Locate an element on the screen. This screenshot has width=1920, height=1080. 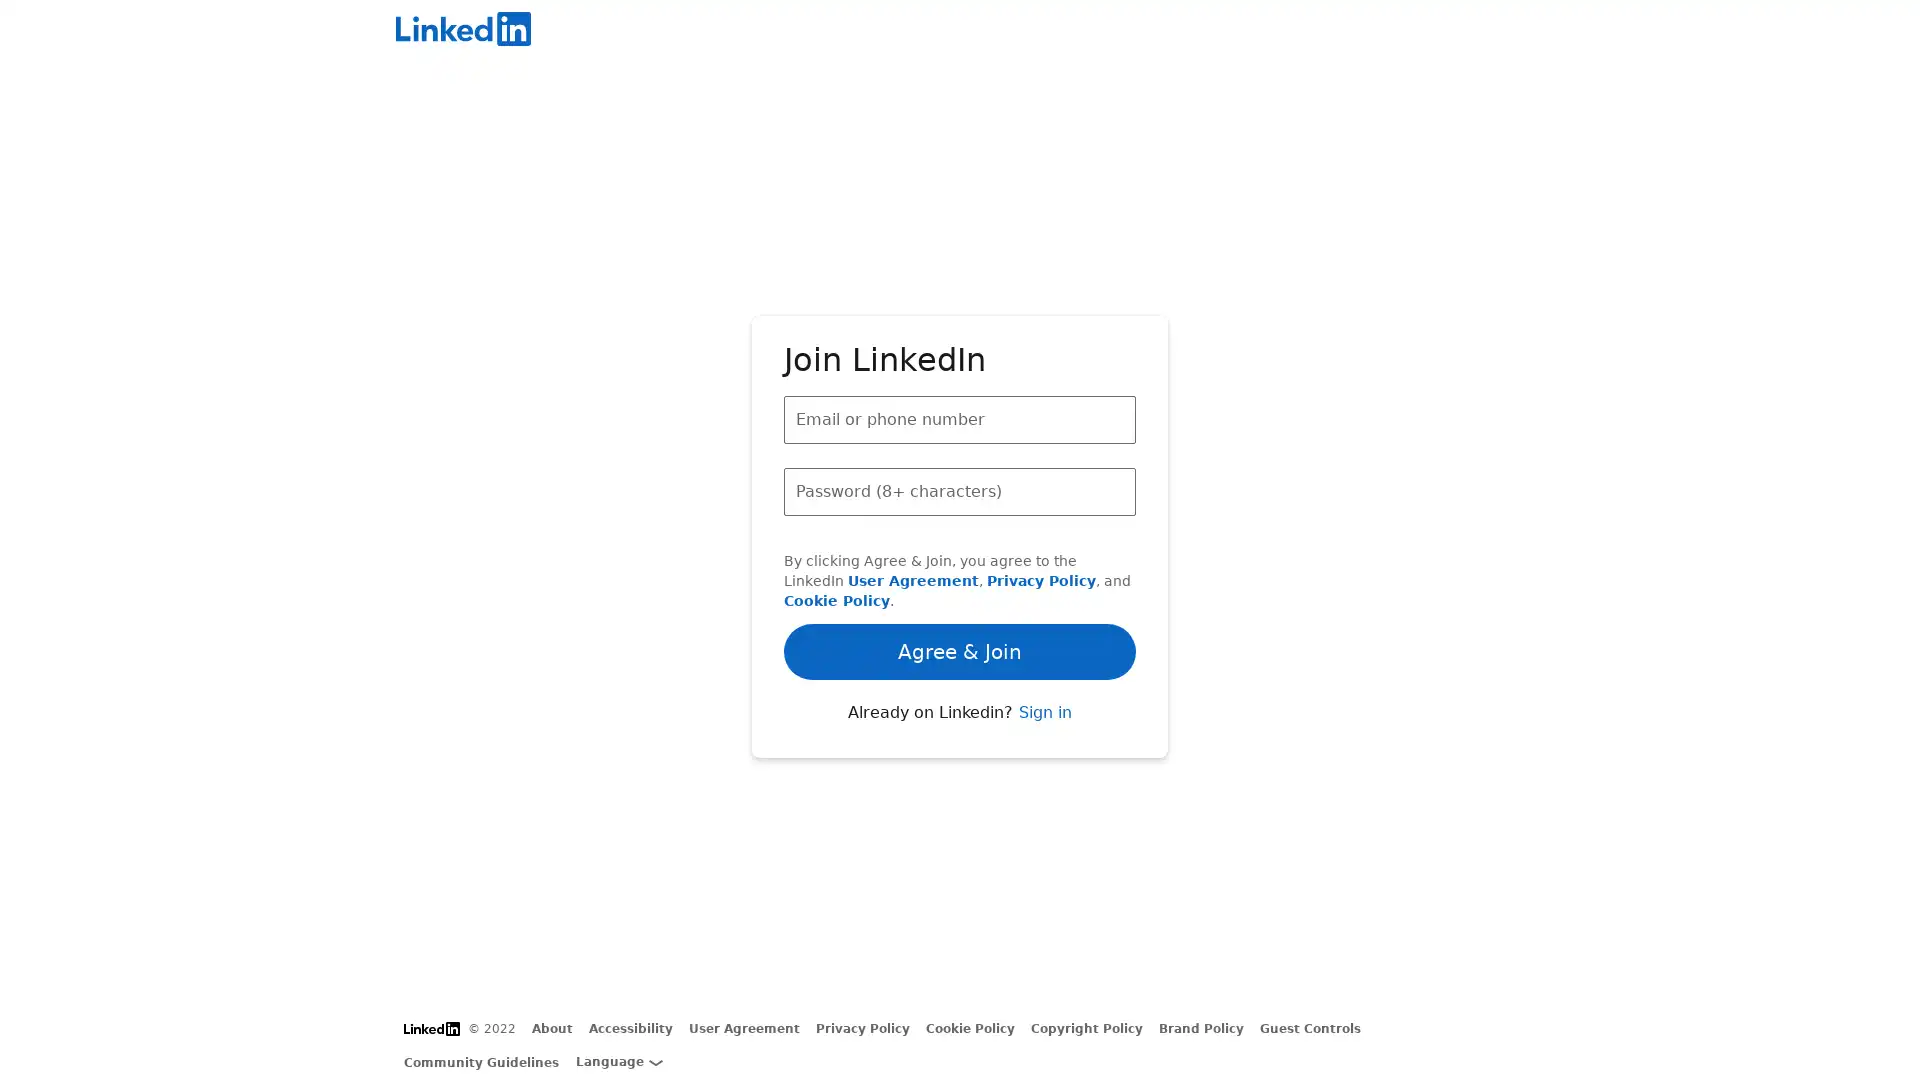
Language is located at coordinates (618, 1060).